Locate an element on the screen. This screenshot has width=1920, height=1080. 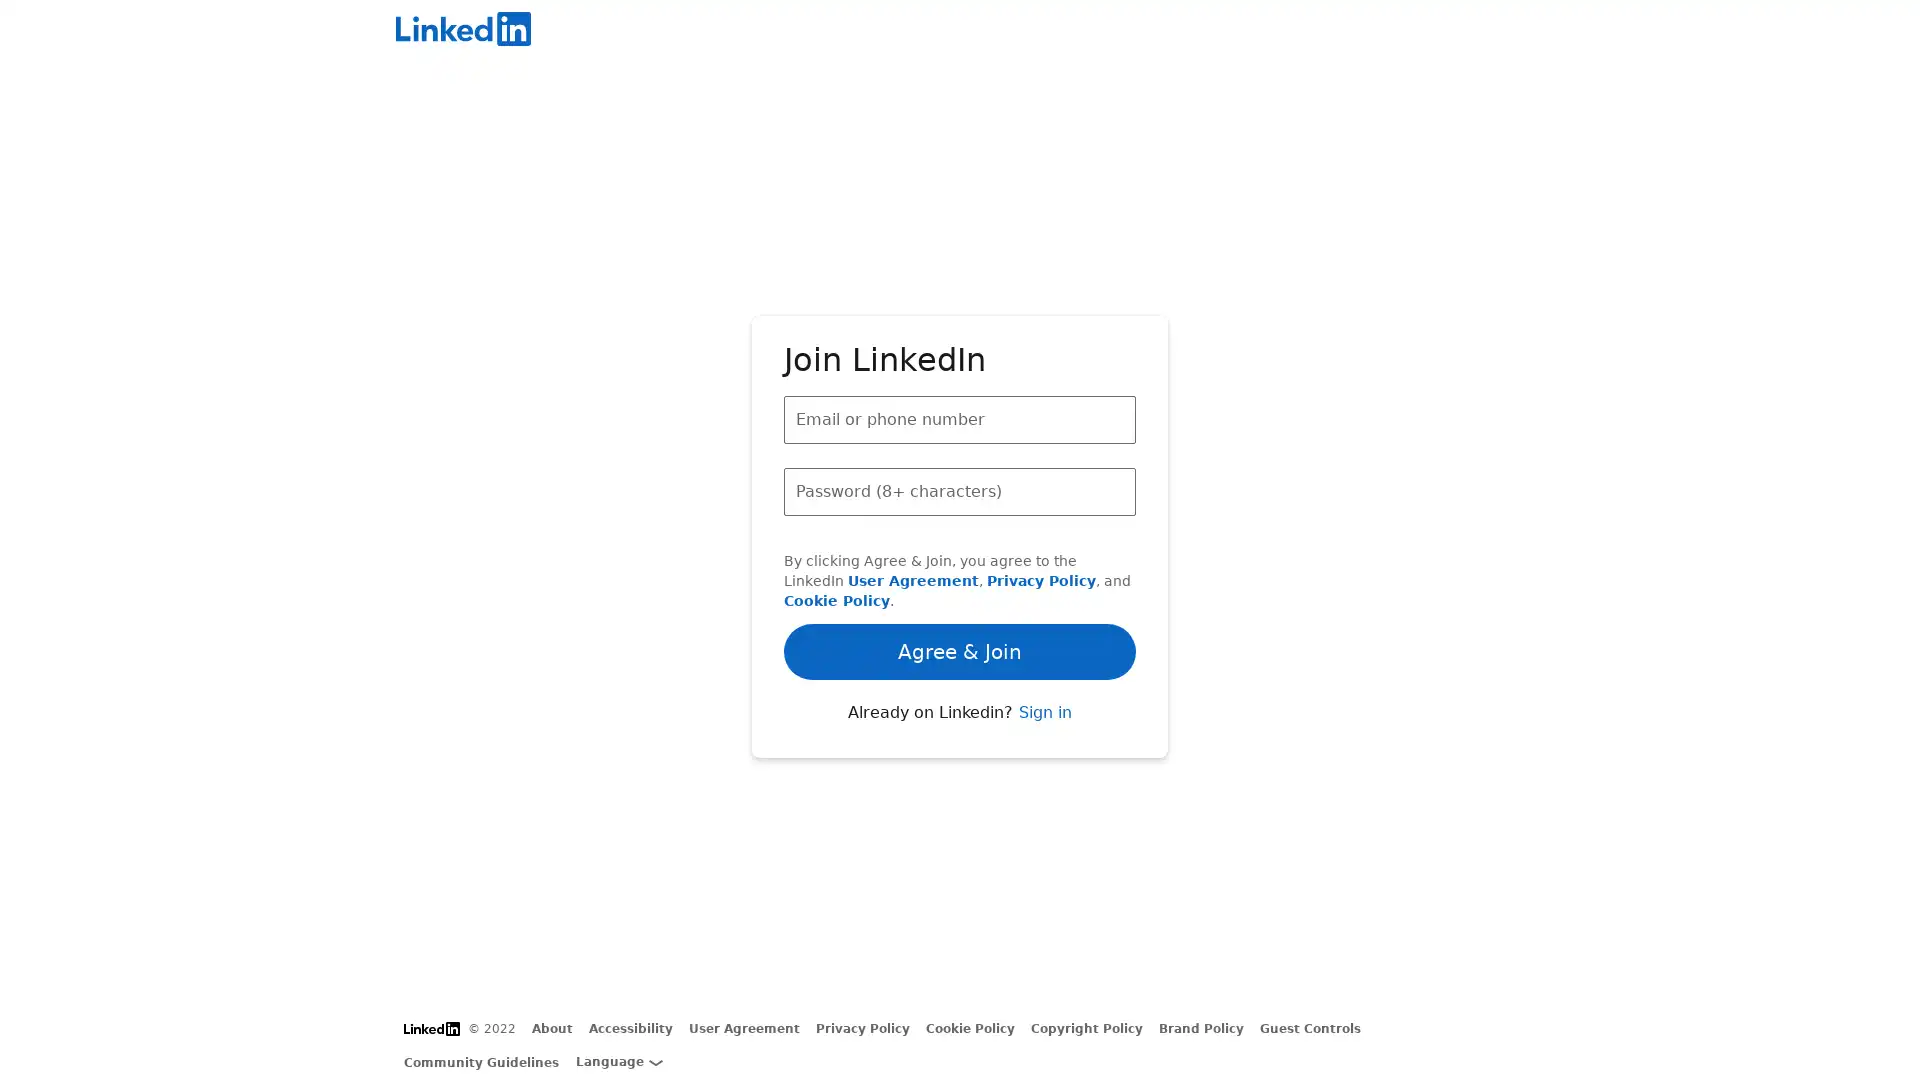
Language is located at coordinates (618, 1060).